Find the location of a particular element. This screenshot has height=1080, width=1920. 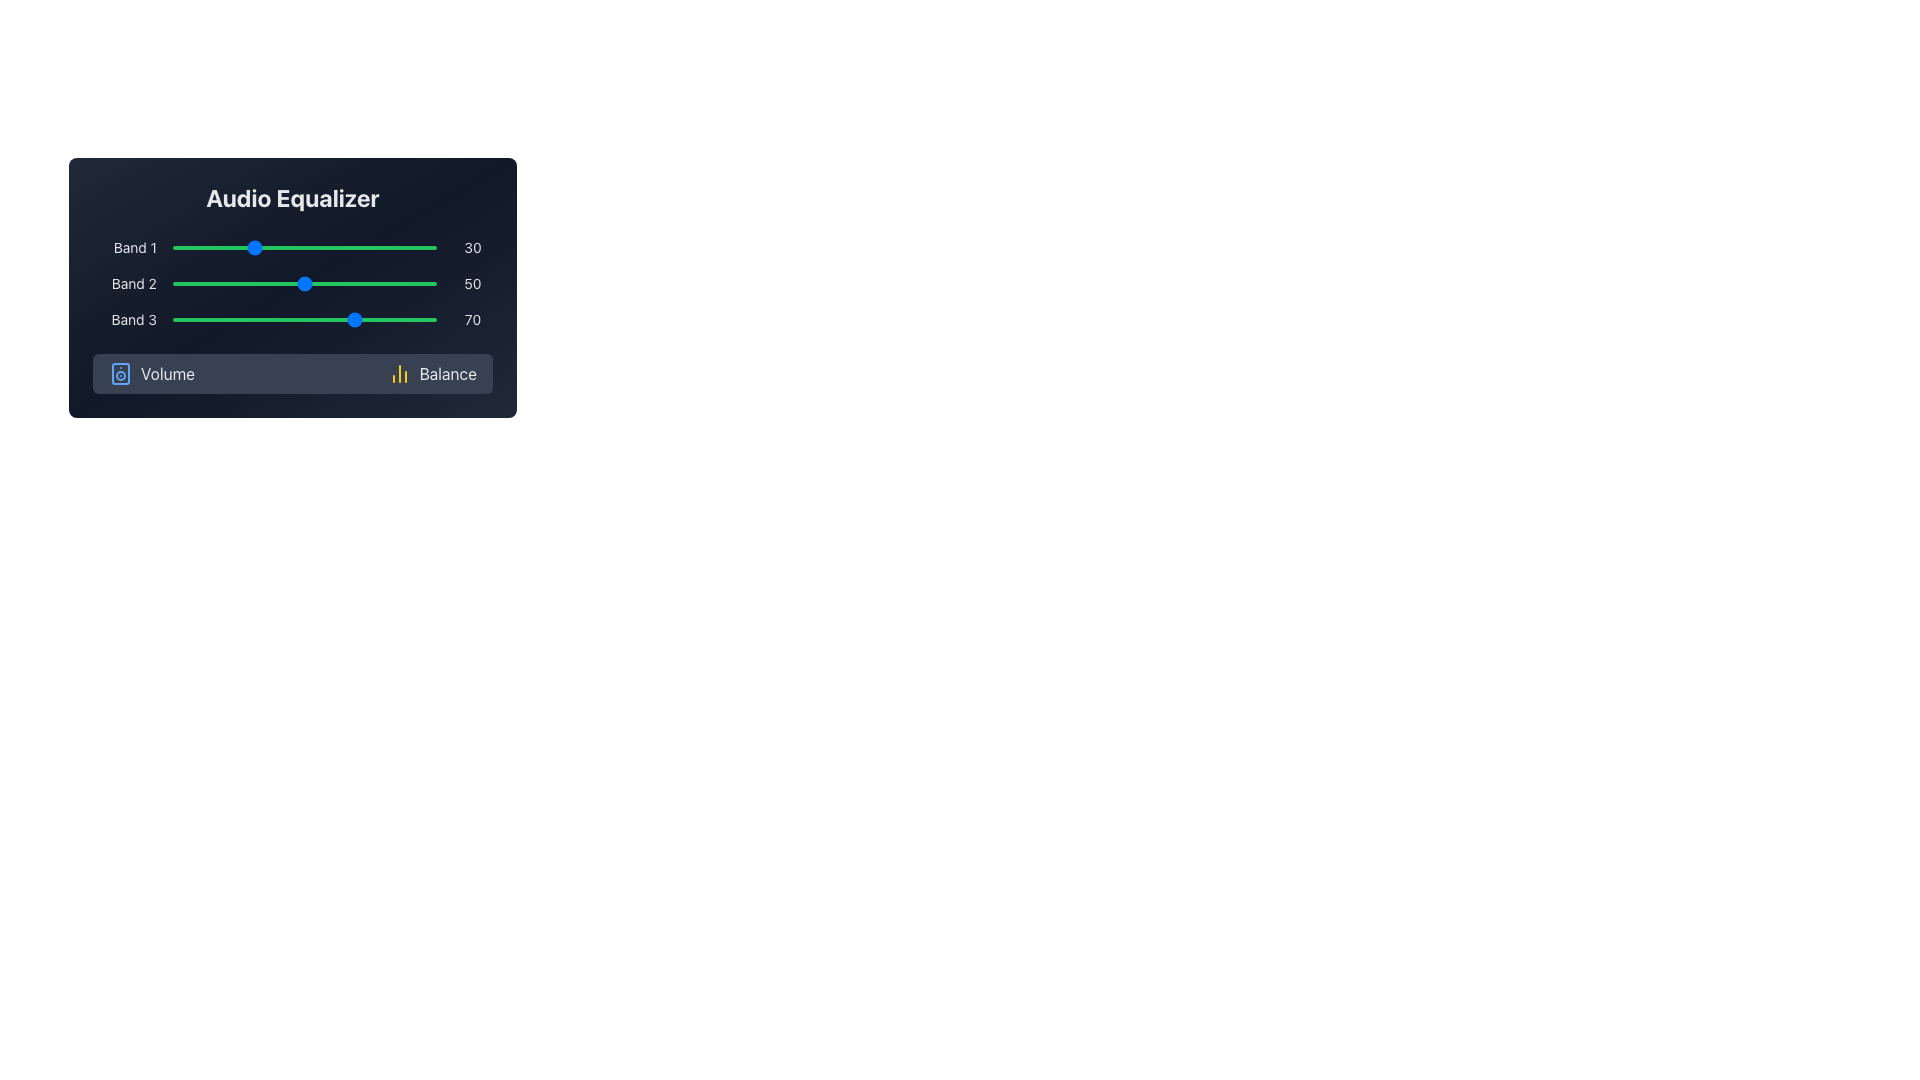

the horizontal green slider for Band 3 is located at coordinates (304, 319).